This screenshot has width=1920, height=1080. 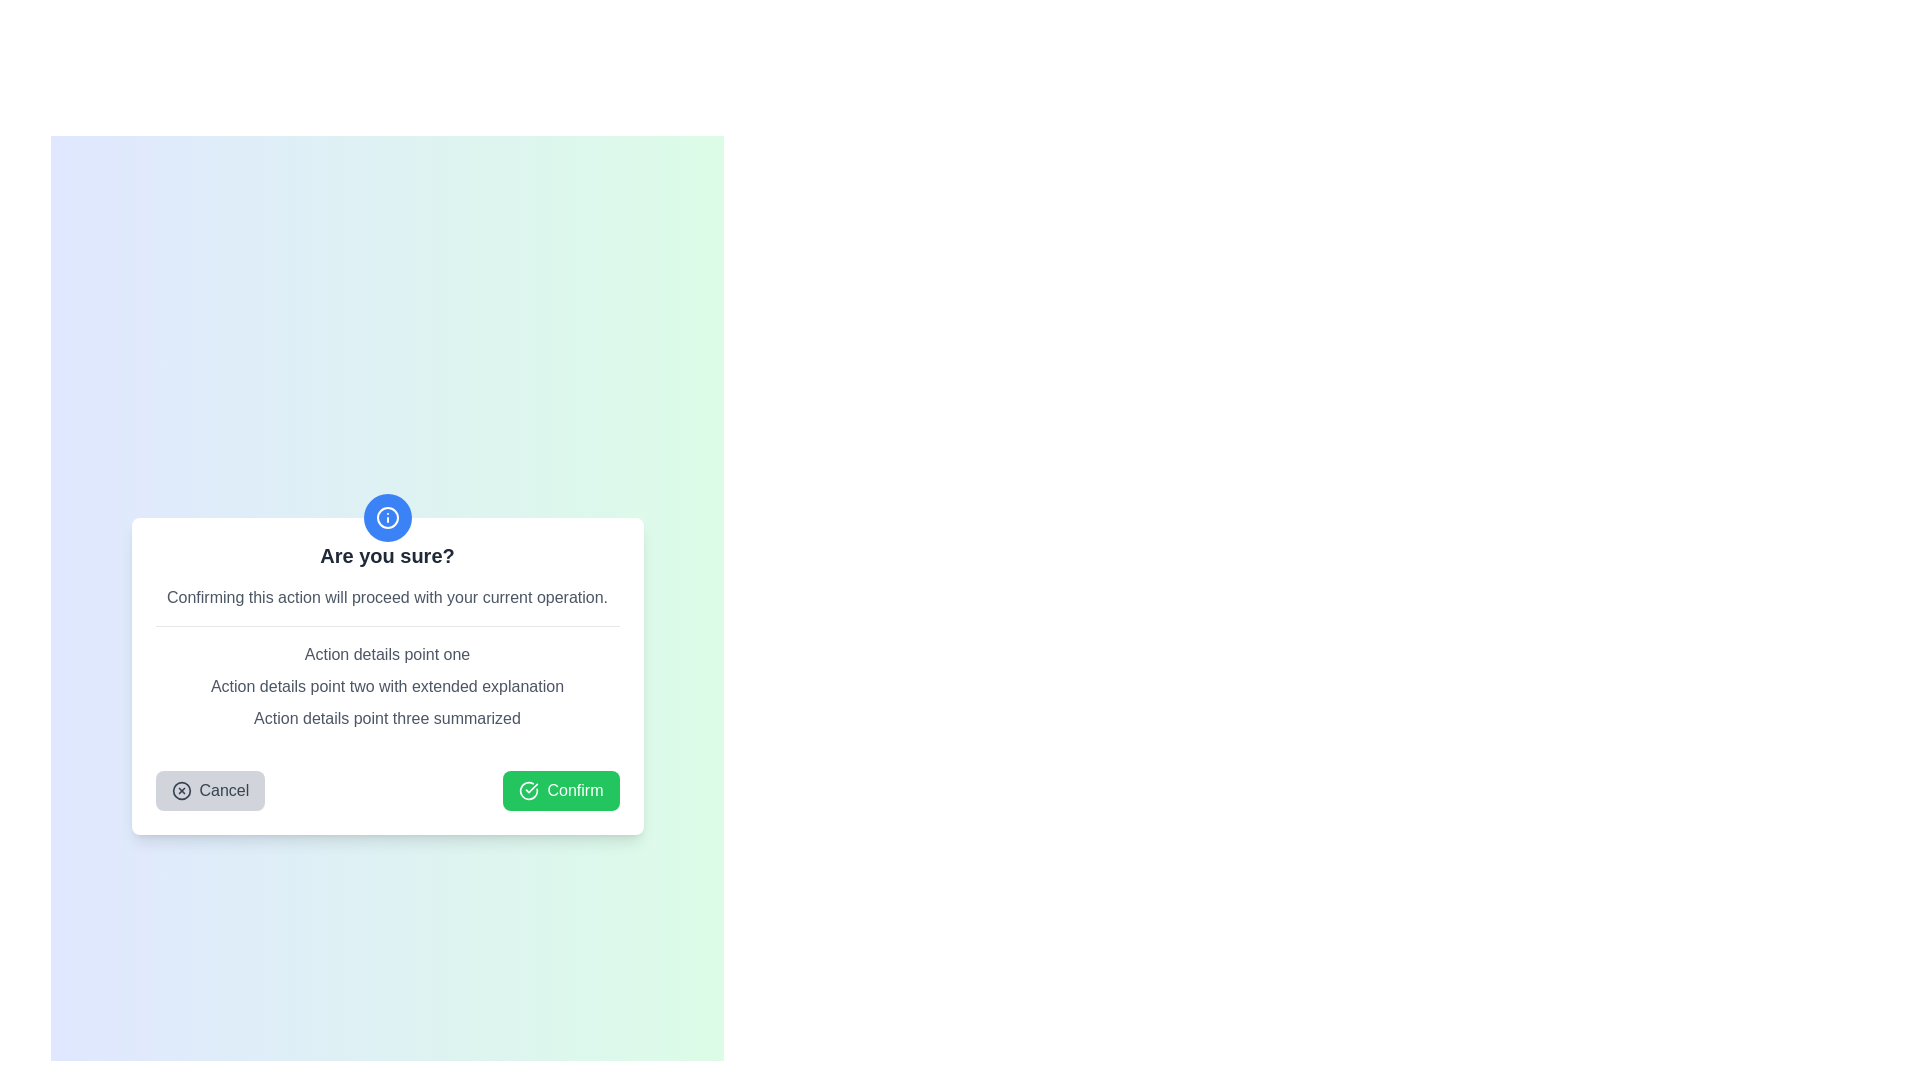 I want to click on the SVG Circle element, which is part of an informational or decorative icon located near the bottom left of the modal prompt, adjacent to the 'Cancel' button, so click(x=181, y=789).